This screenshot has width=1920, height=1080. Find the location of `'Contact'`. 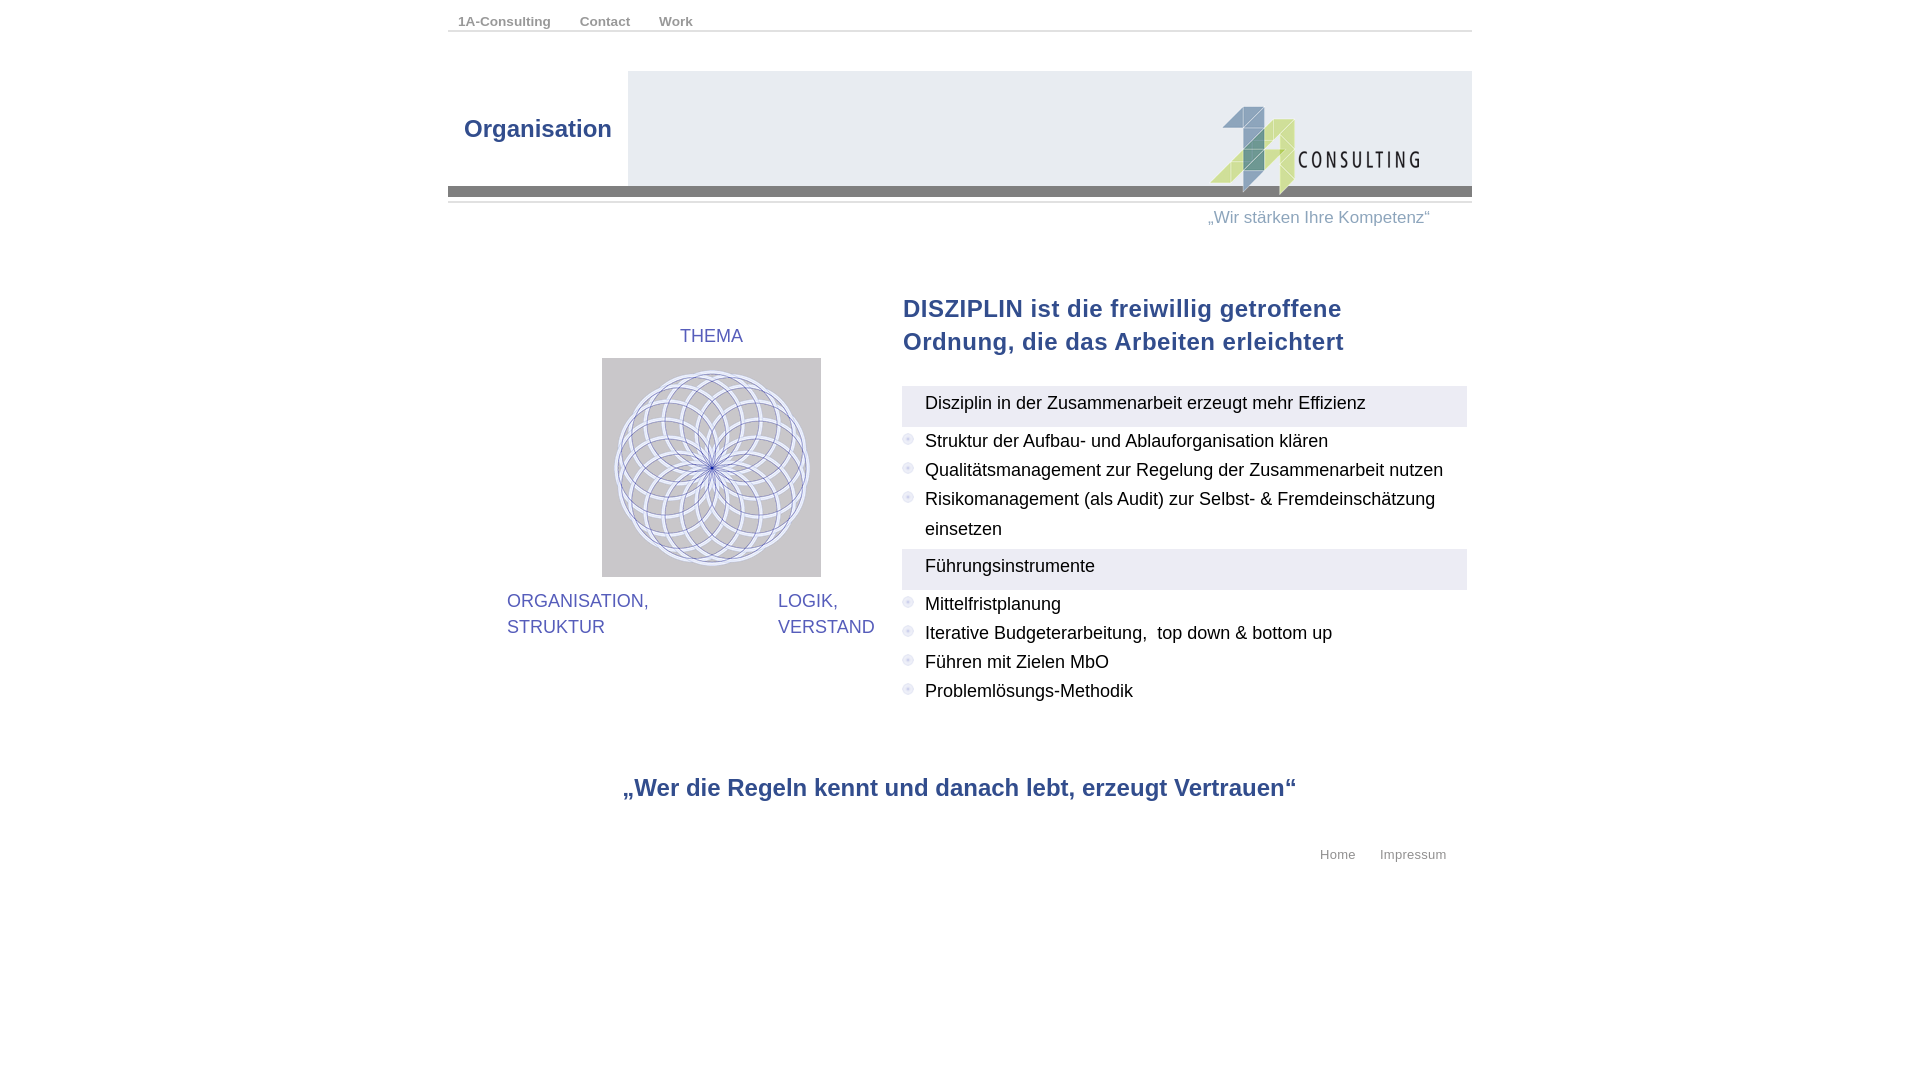

'Contact' is located at coordinates (605, 21).